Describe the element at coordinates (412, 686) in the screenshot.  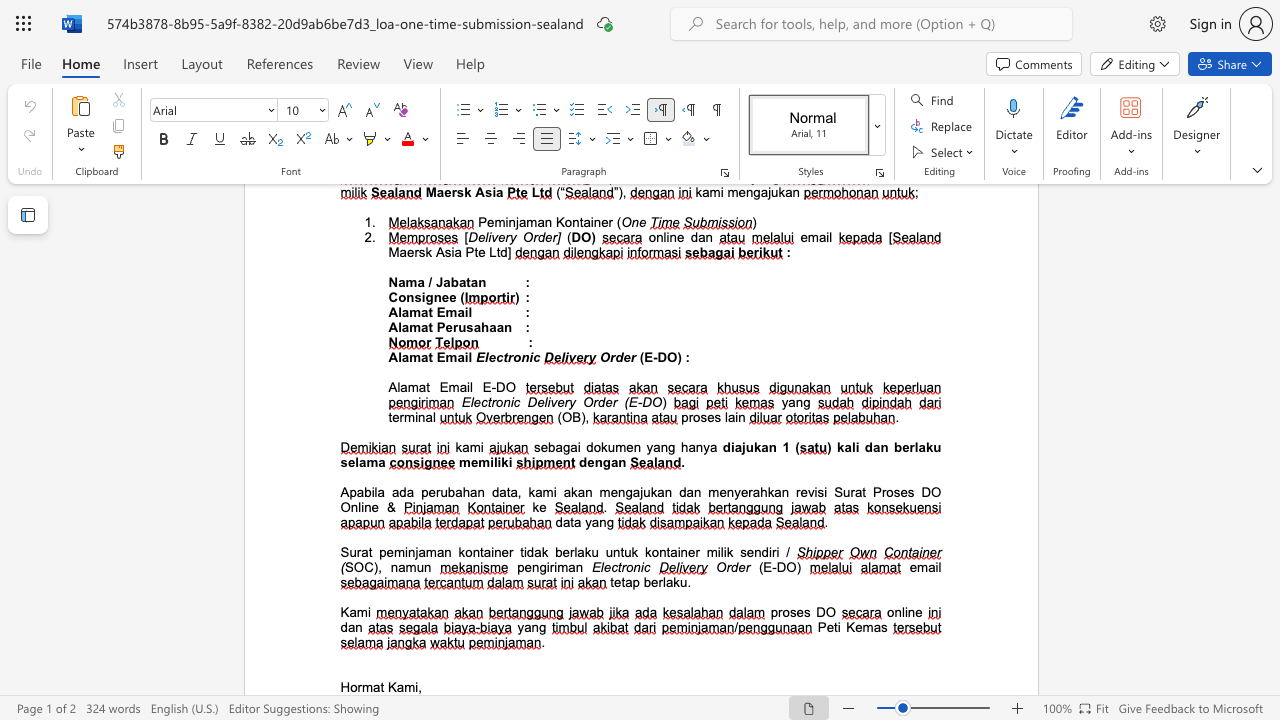
I see `the space between the continuous character "m" and "i" in the text` at that location.